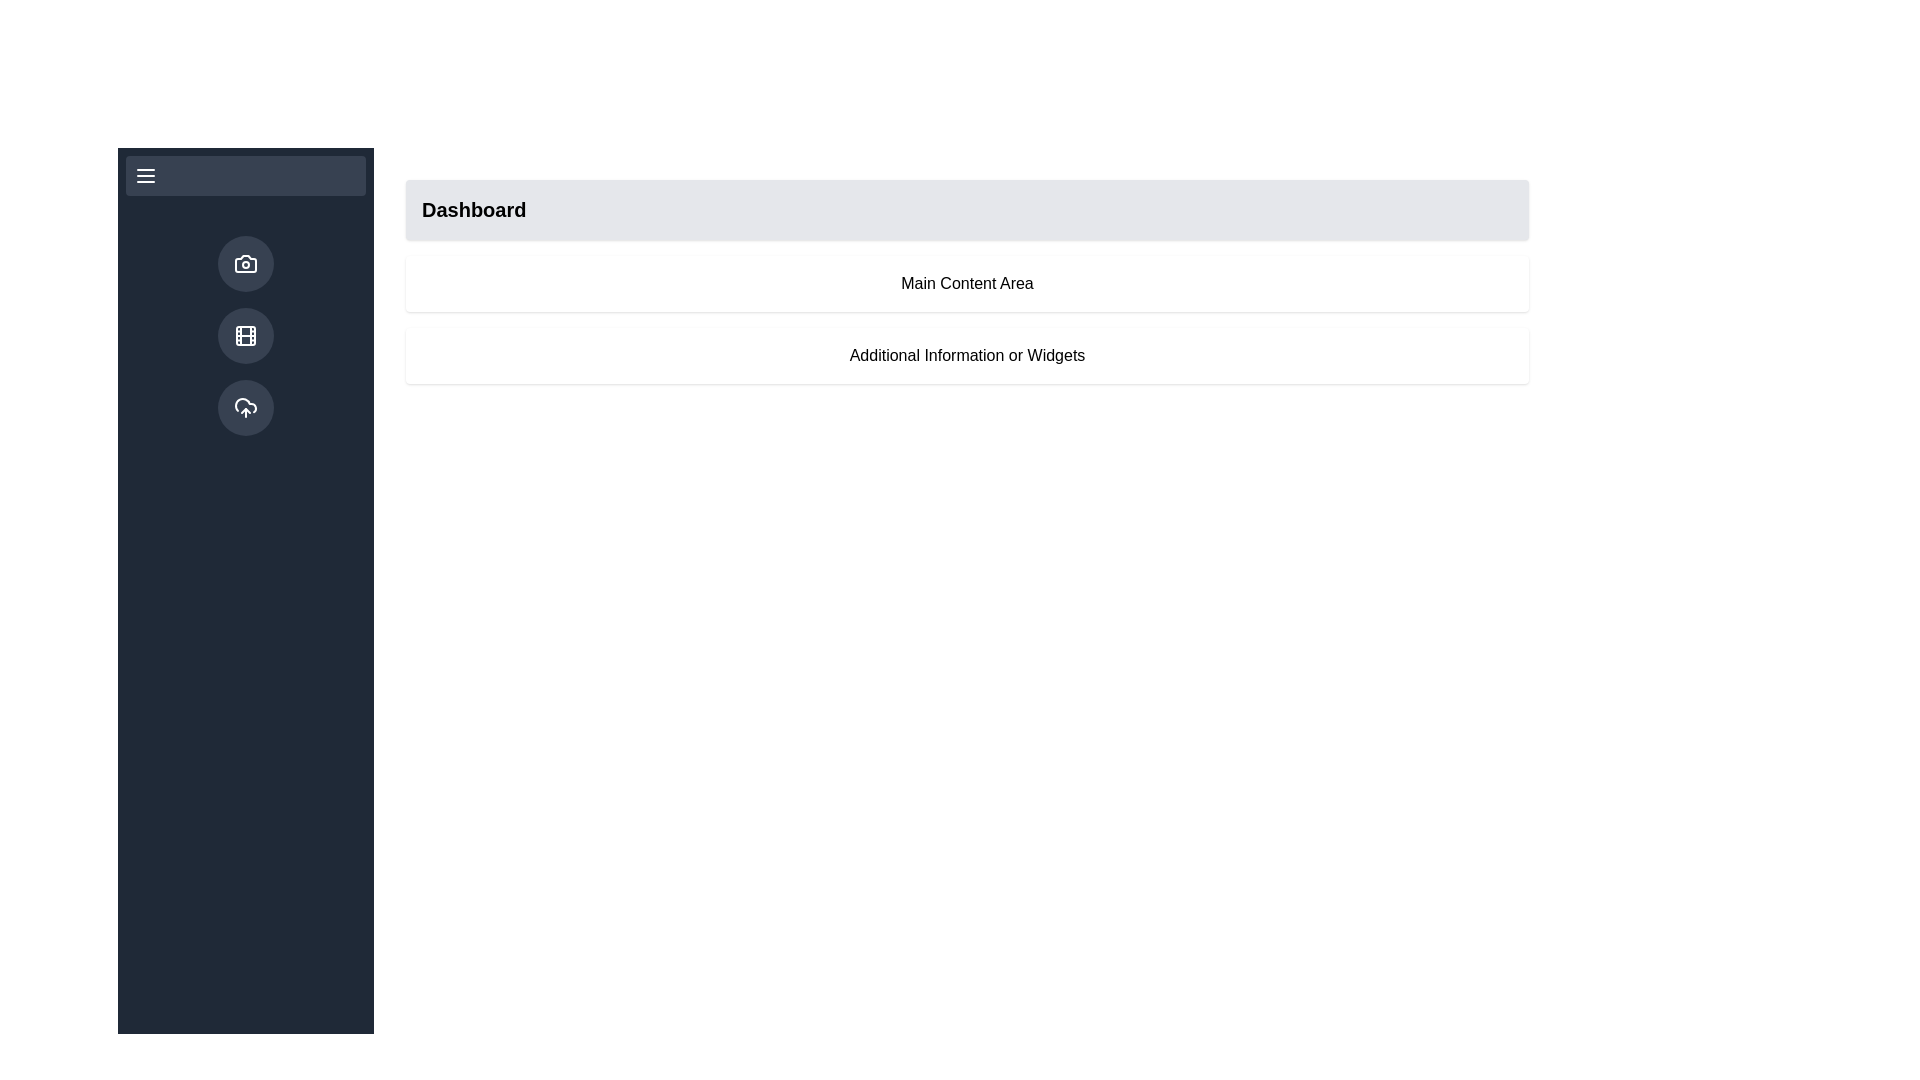 This screenshot has width=1920, height=1080. Describe the element at coordinates (244, 405) in the screenshot. I see `the cloud upload icon in the SVG vector graphic located in the button panel of the side navigation bar, which is the third icon from the top` at that location.